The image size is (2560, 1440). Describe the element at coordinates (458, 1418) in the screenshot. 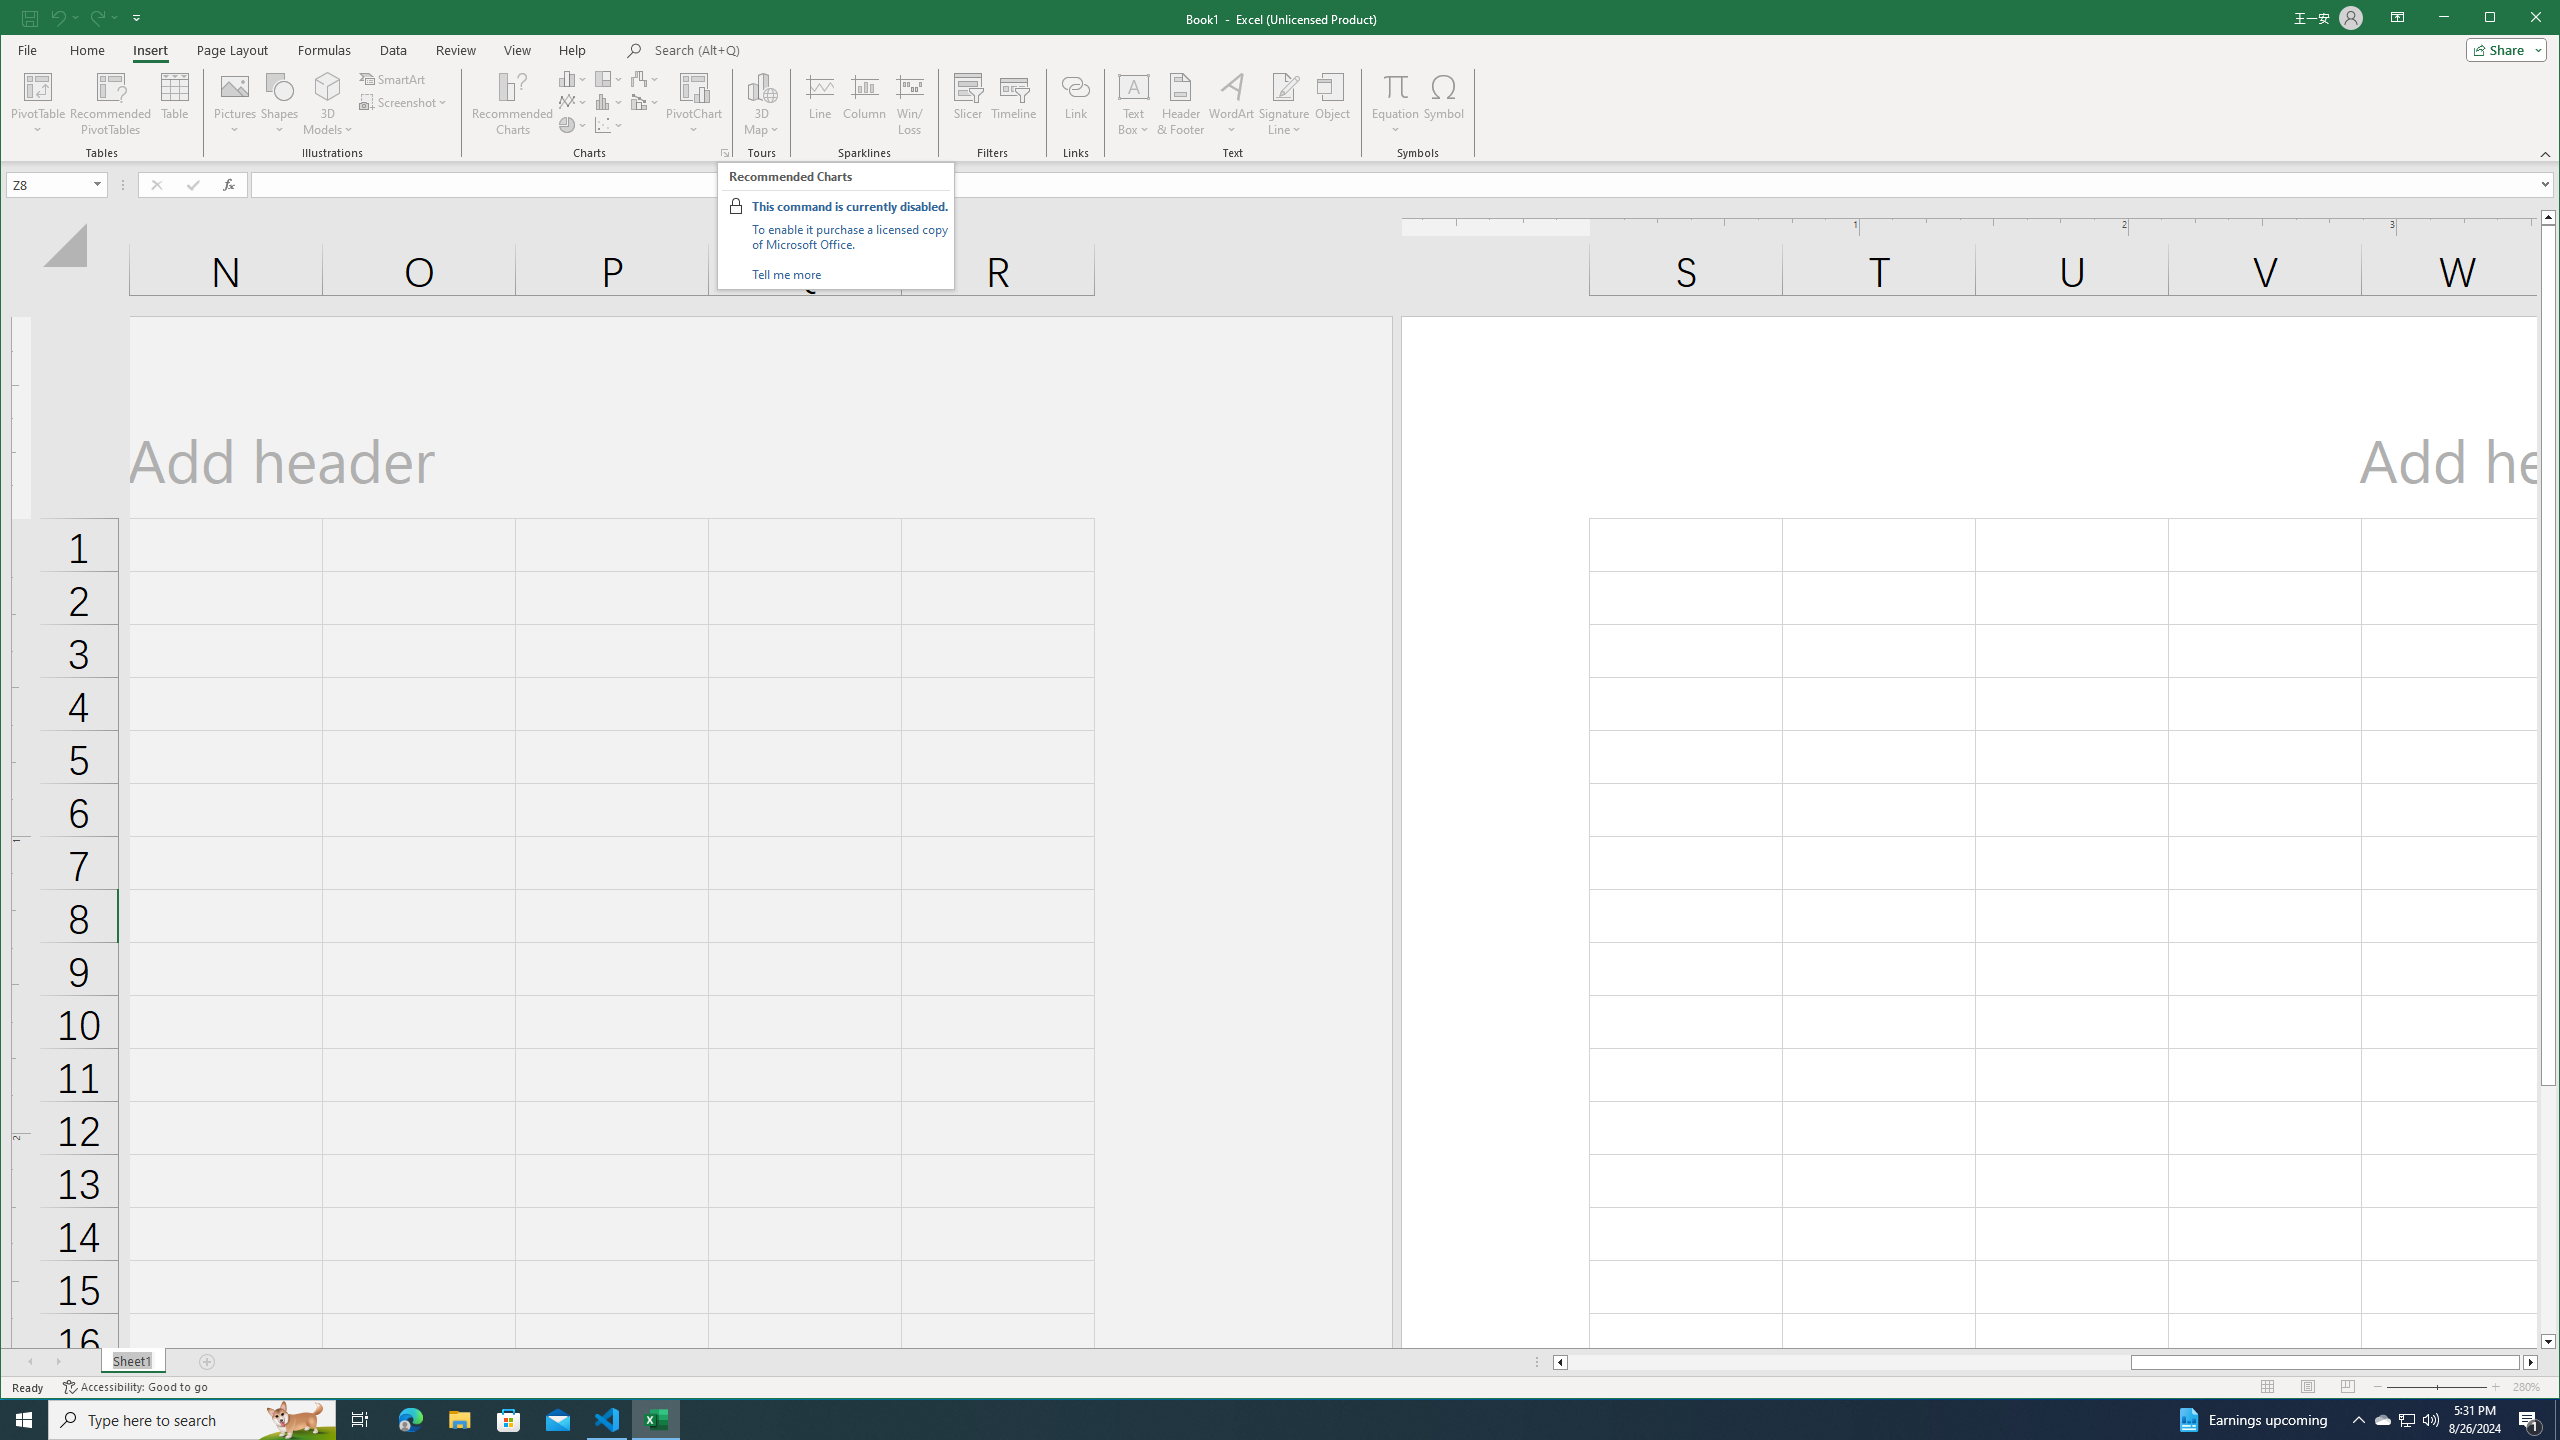

I see `'File Explorer'` at that location.